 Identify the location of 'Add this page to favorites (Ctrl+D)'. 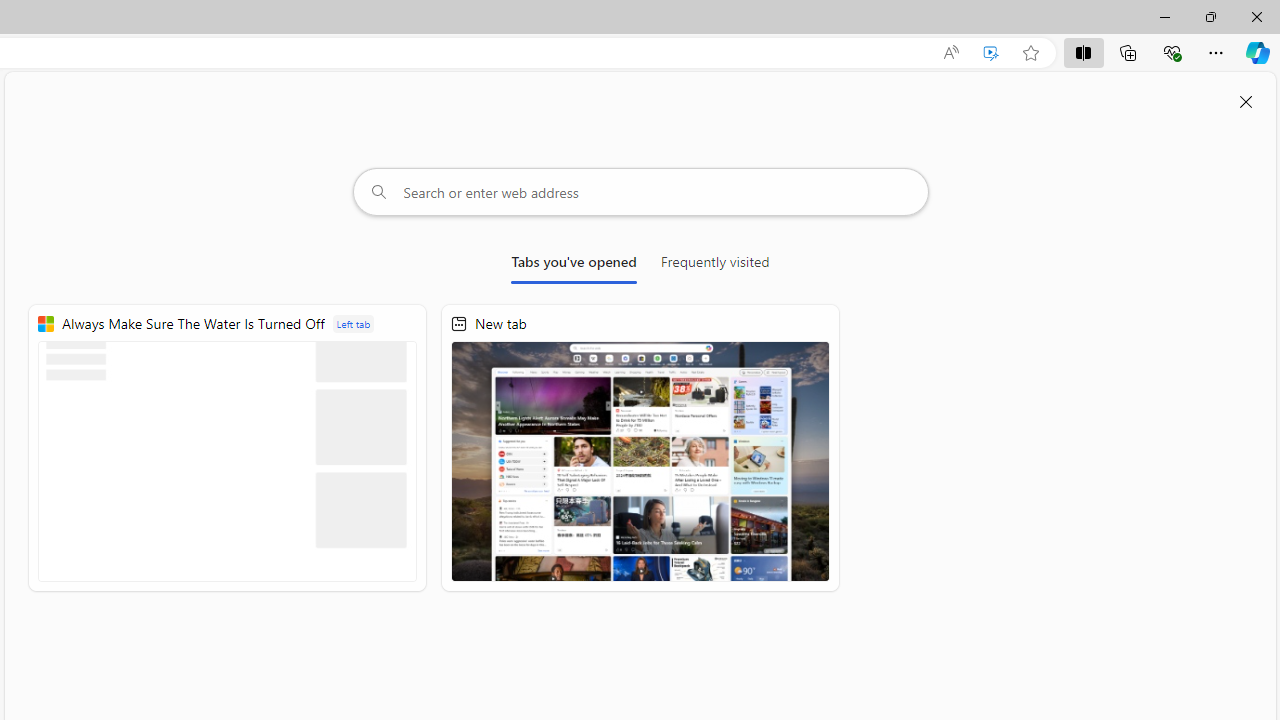
(1031, 52).